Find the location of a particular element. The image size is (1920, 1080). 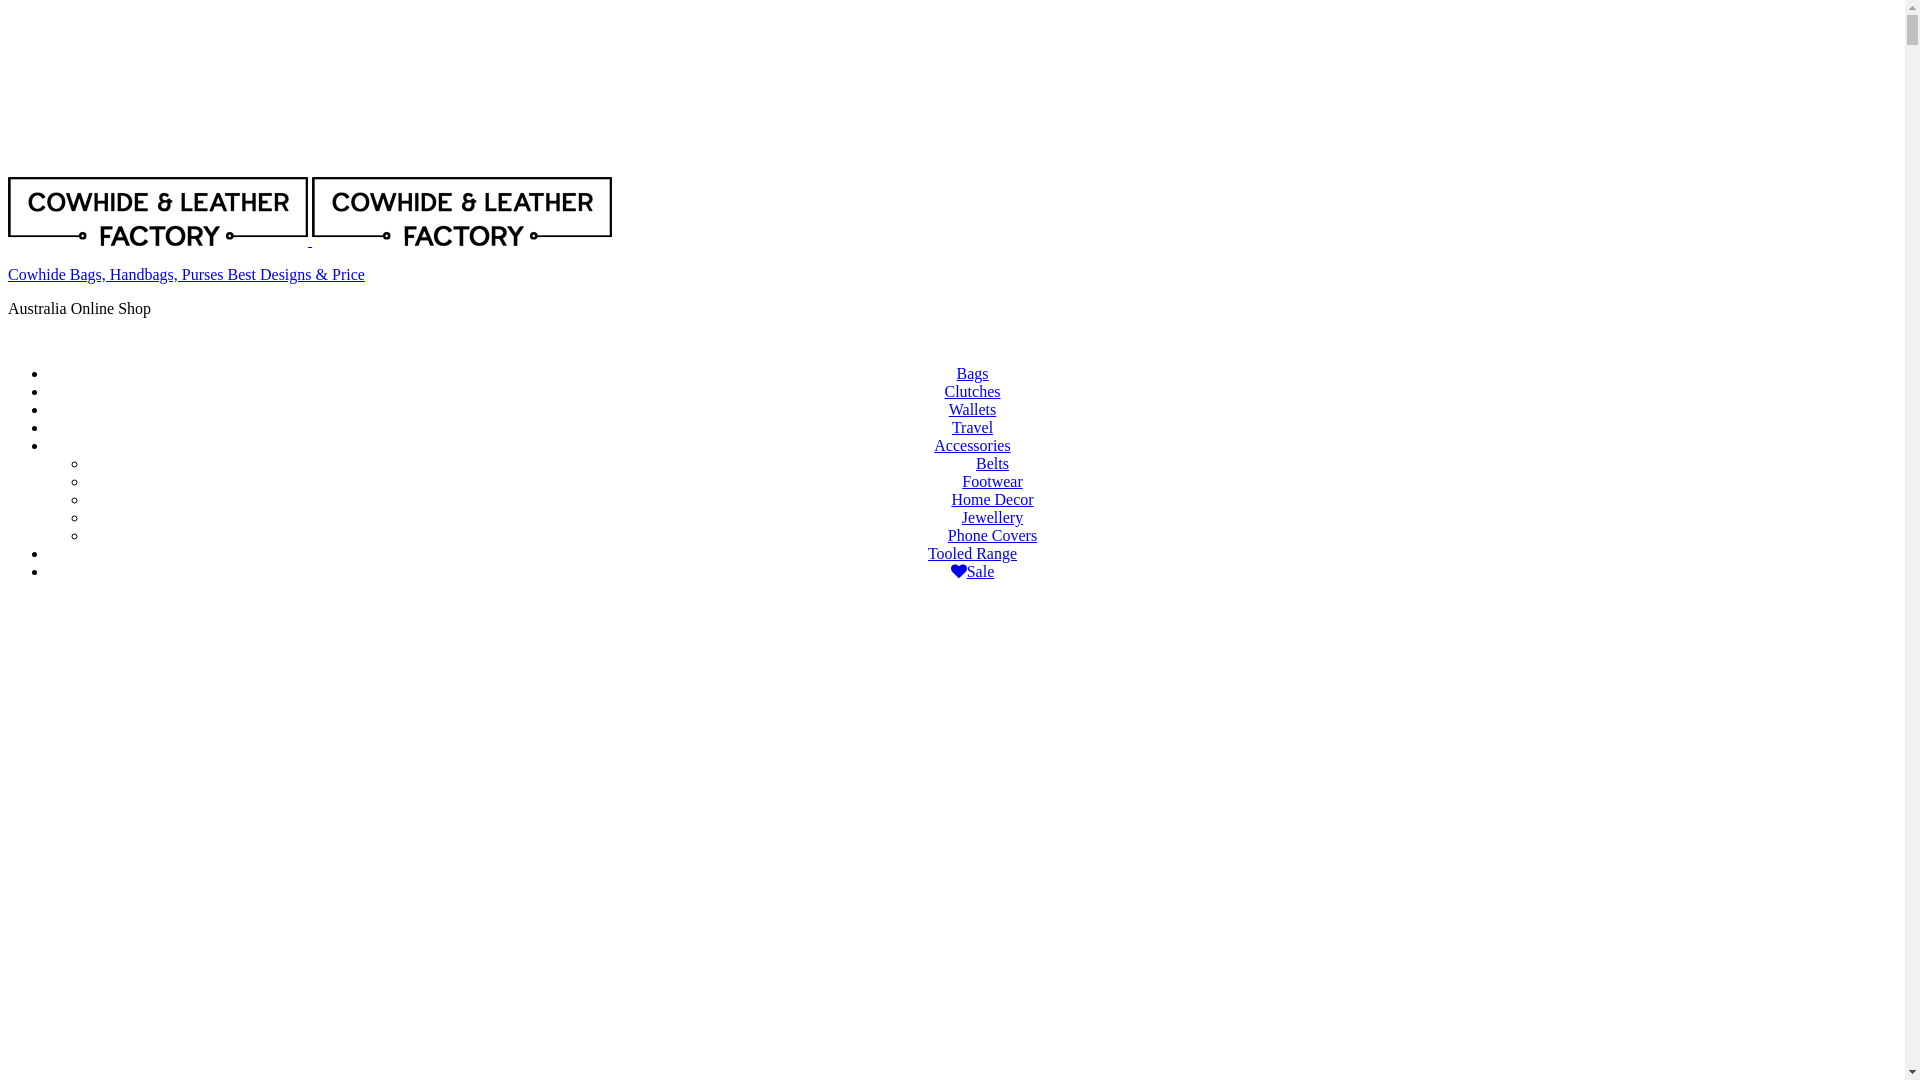

'Travel' is located at coordinates (972, 426).